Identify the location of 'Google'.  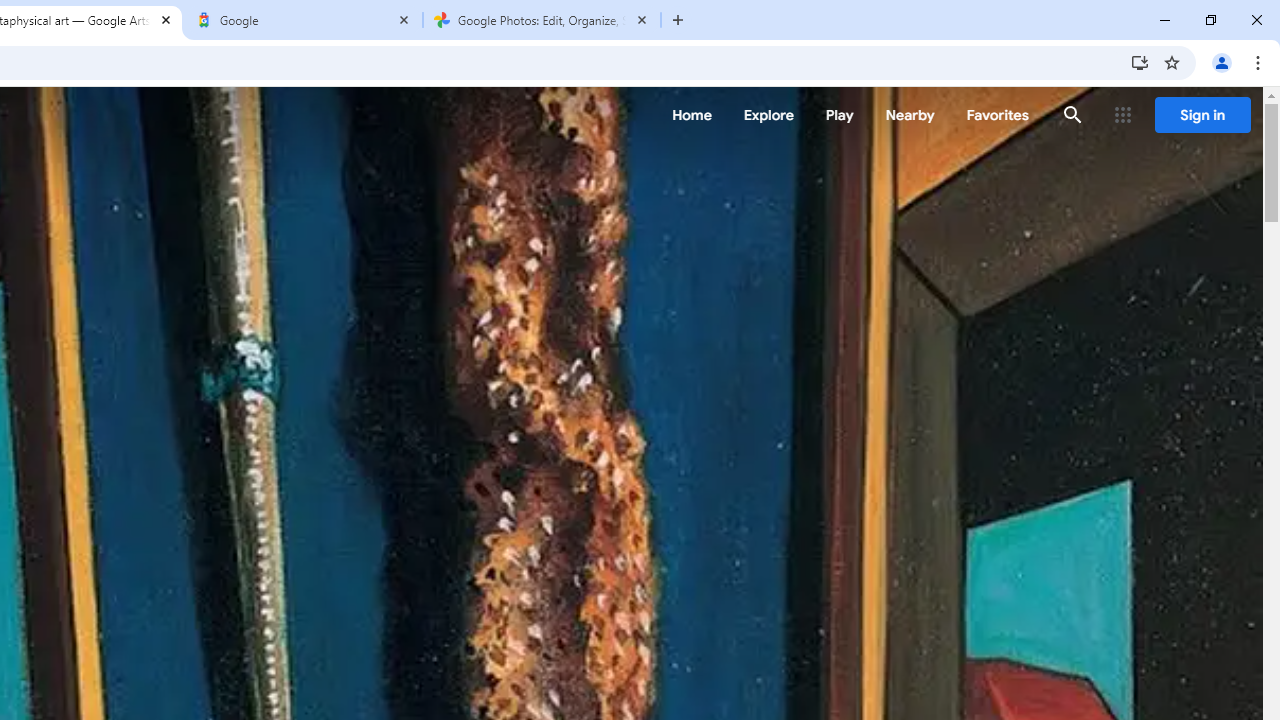
(303, 20).